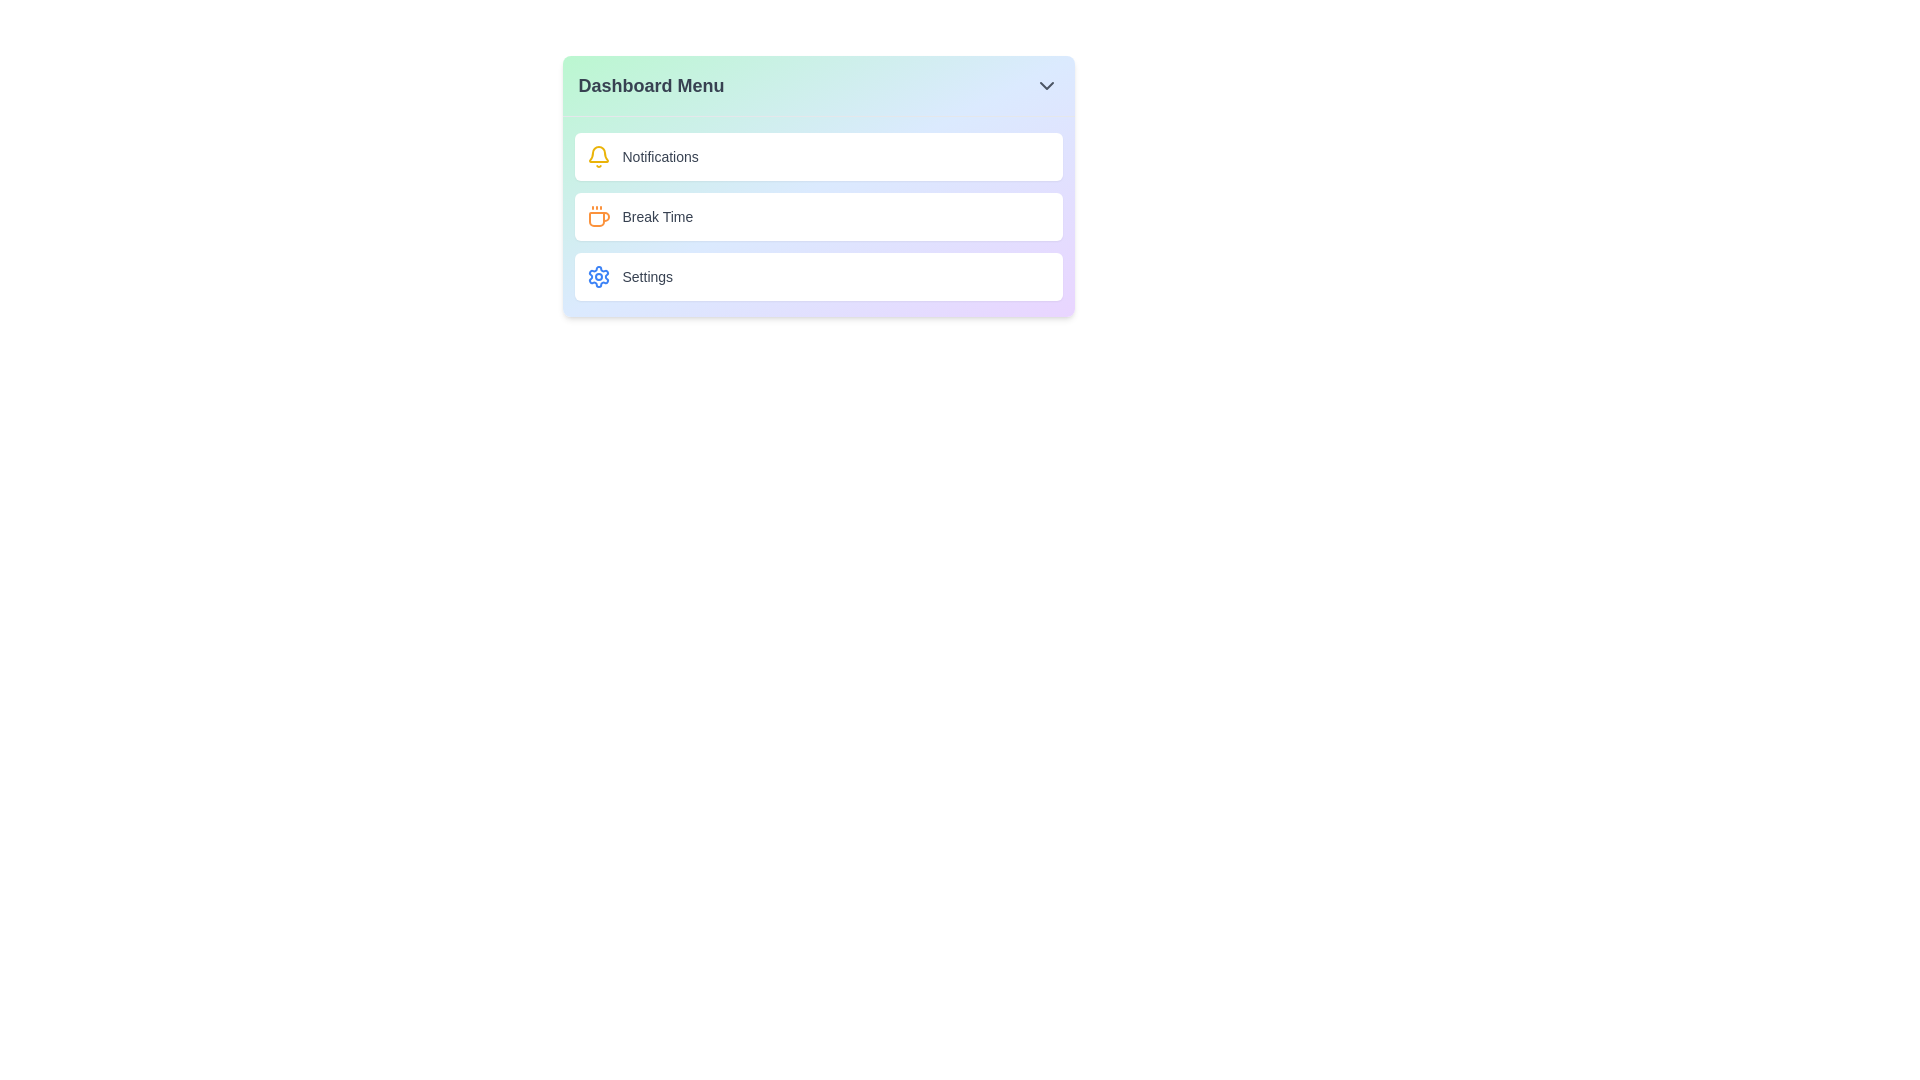 This screenshot has width=1920, height=1080. What do you see at coordinates (660, 156) in the screenshot?
I see `the 'Notifications' text label, which is styled in medium weight, small font size, and gray color, located in the first option of a vertically stacked menu next to a yellow bell icon` at bounding box center [660, 156].